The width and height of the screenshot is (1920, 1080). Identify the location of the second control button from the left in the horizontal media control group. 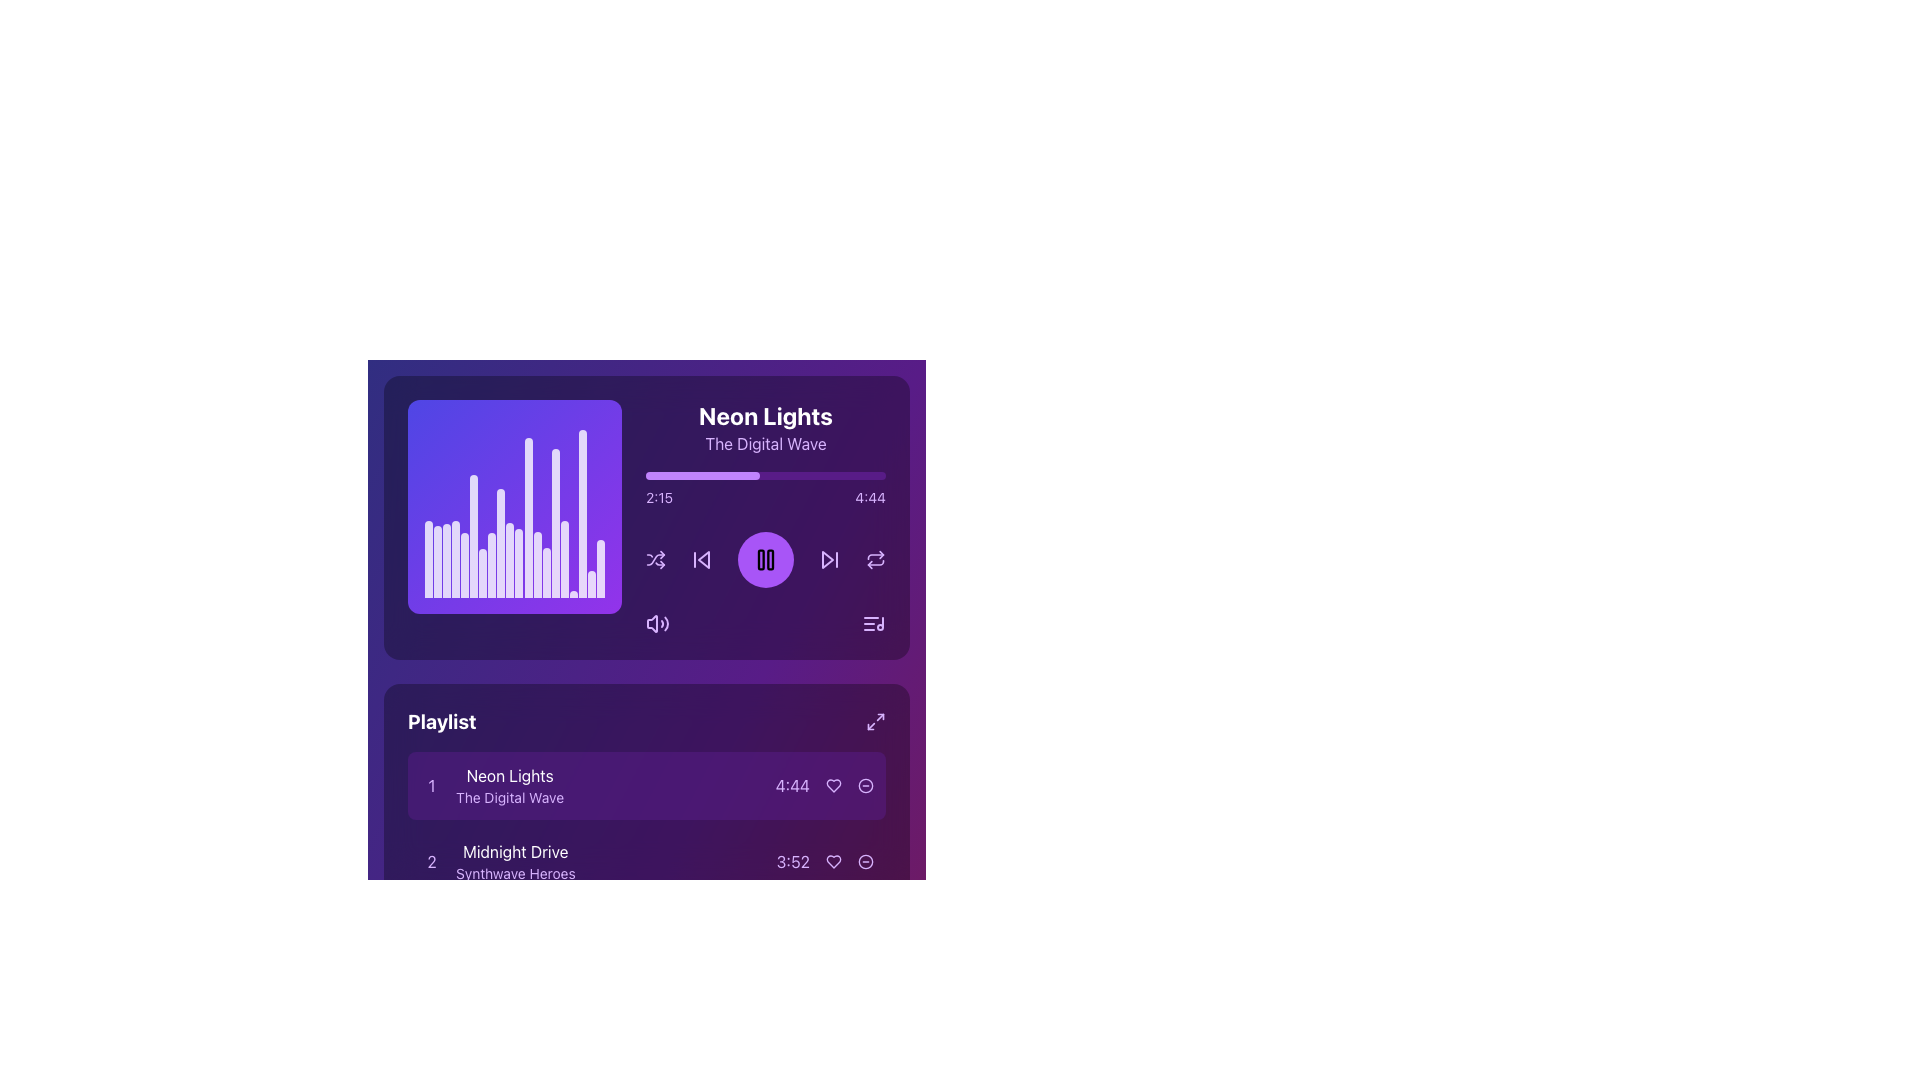
(701, 559).